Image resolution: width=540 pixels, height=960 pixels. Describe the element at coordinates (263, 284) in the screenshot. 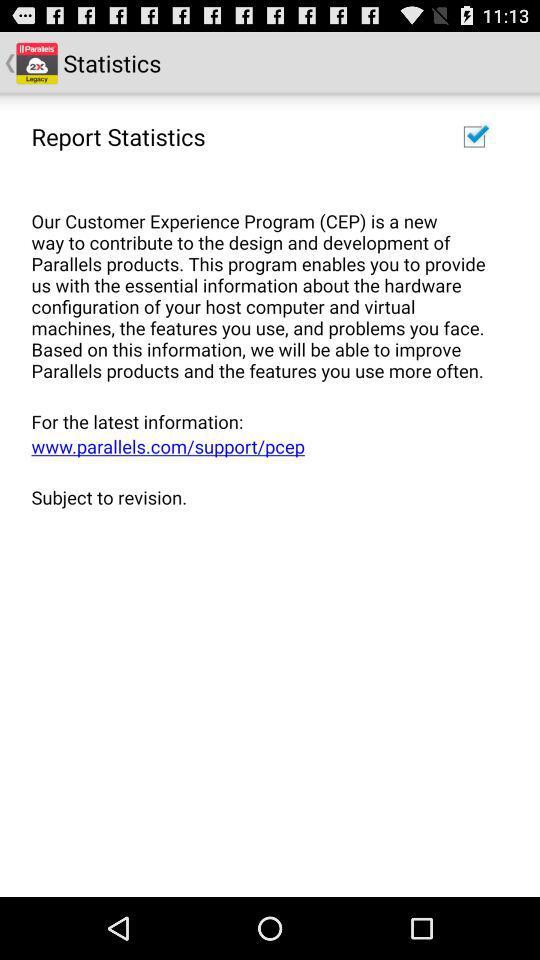

I see `our customer experience item` at that location.